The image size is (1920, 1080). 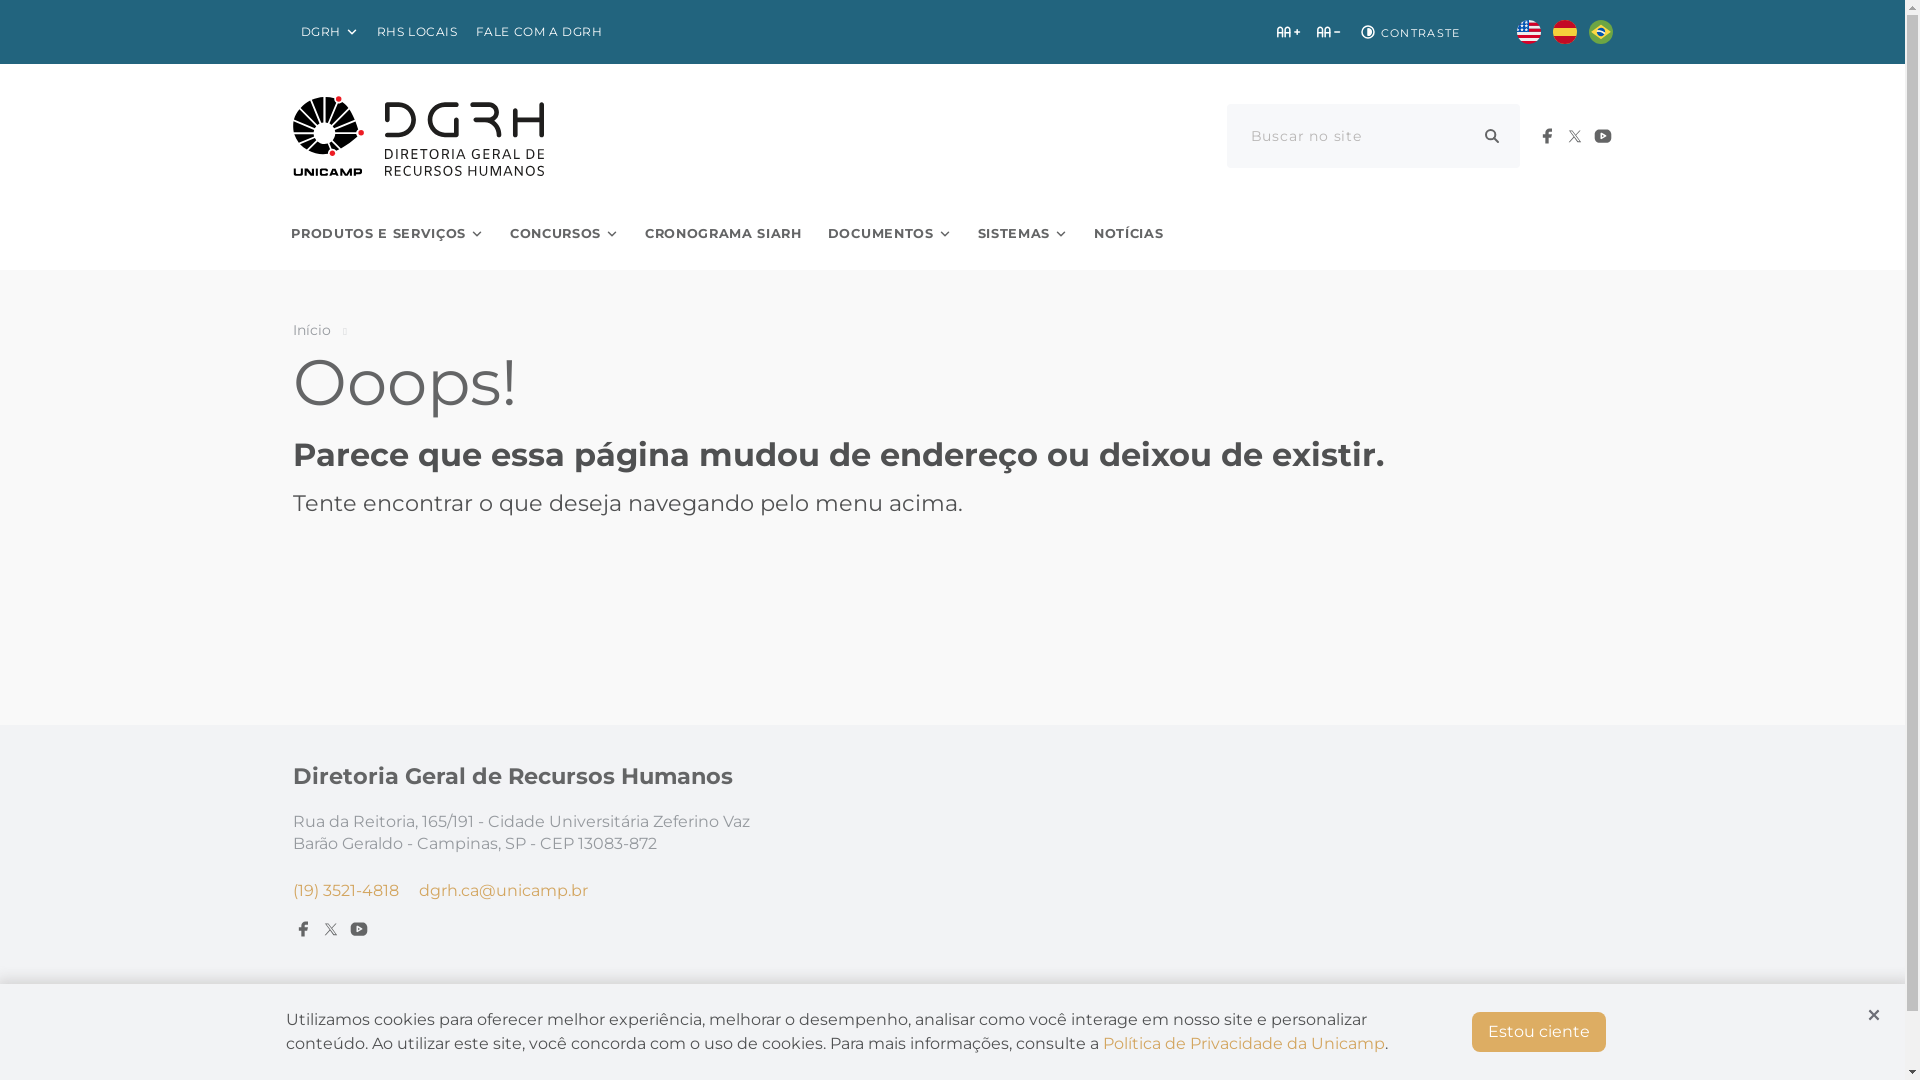 I want to click on 'DGRH', so click(x=329, y=32).